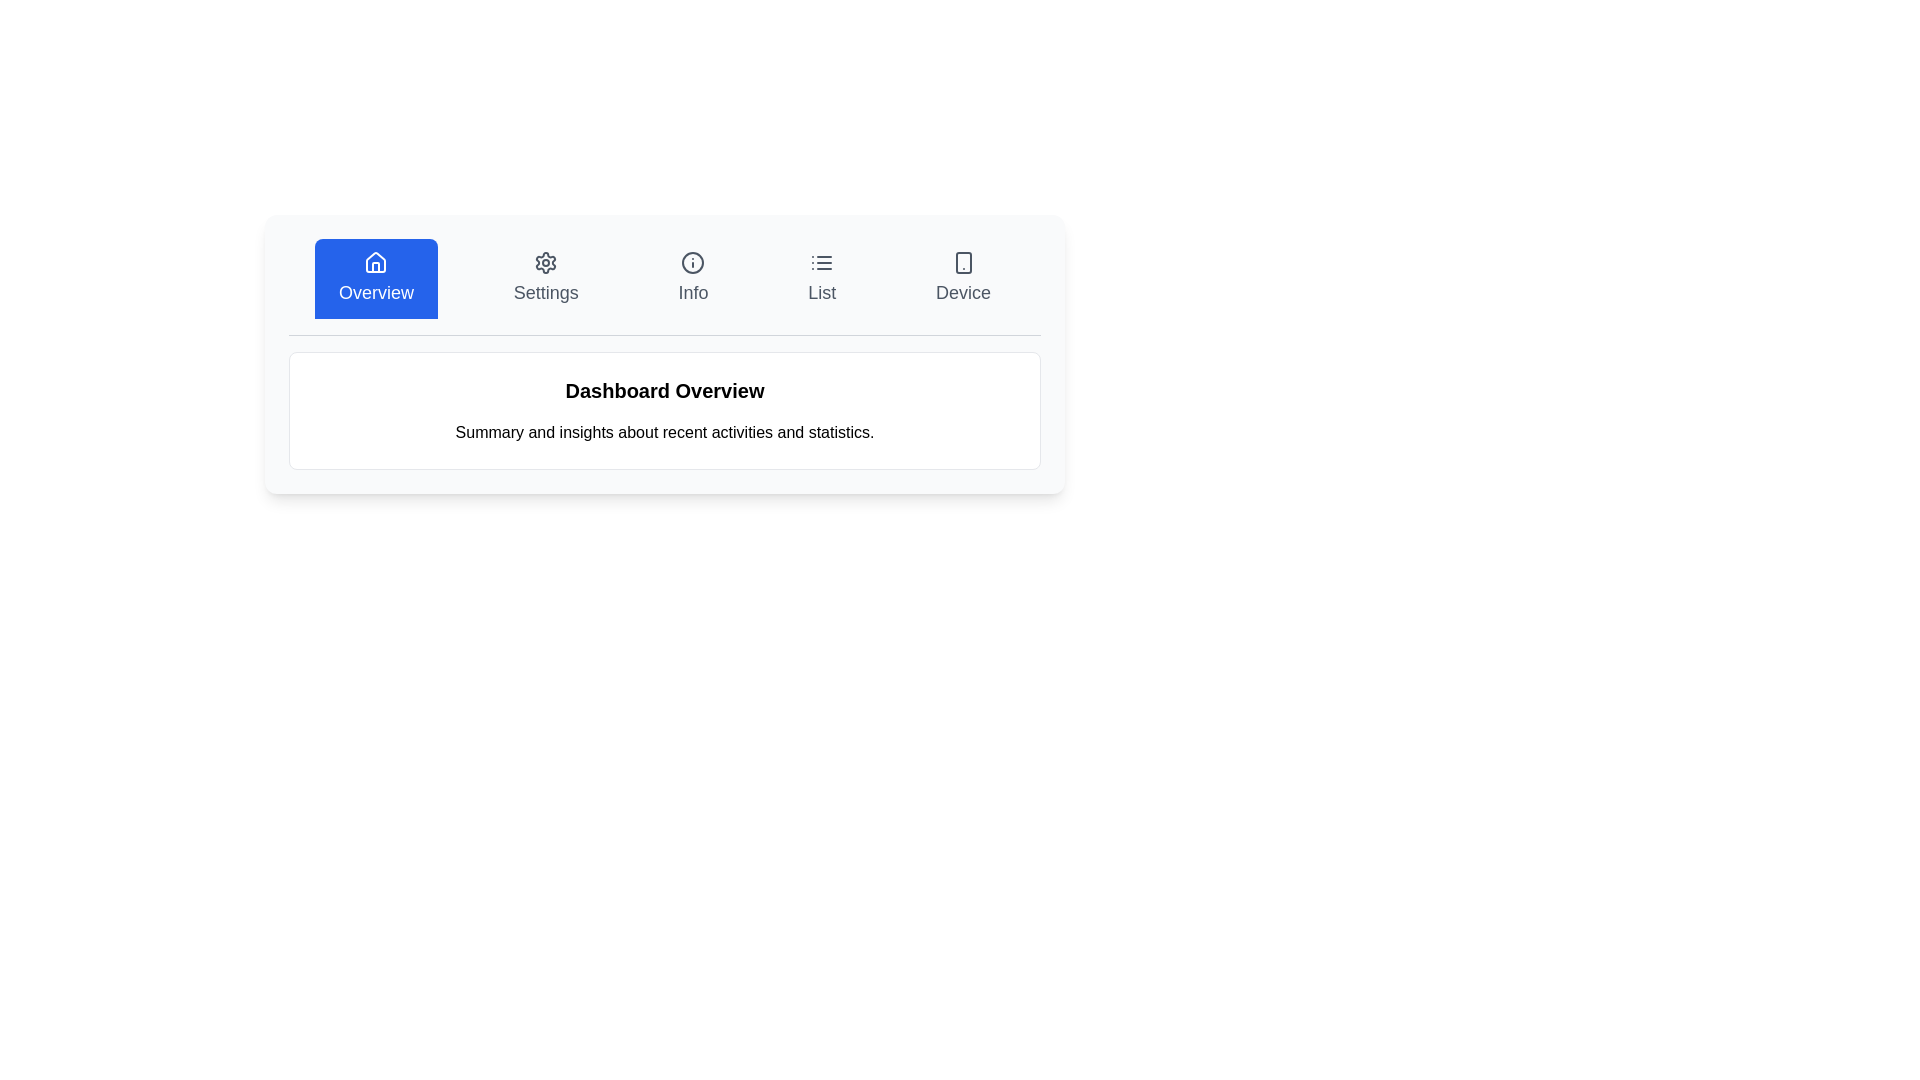 The height and width of the screenshot is (1080, 1920). Describe the element at coordinates (822, 278) in the screenshot. I see `the 'List' button, which features an icon of three horizontal lines and a label in a clean sans-serif font` at that location.